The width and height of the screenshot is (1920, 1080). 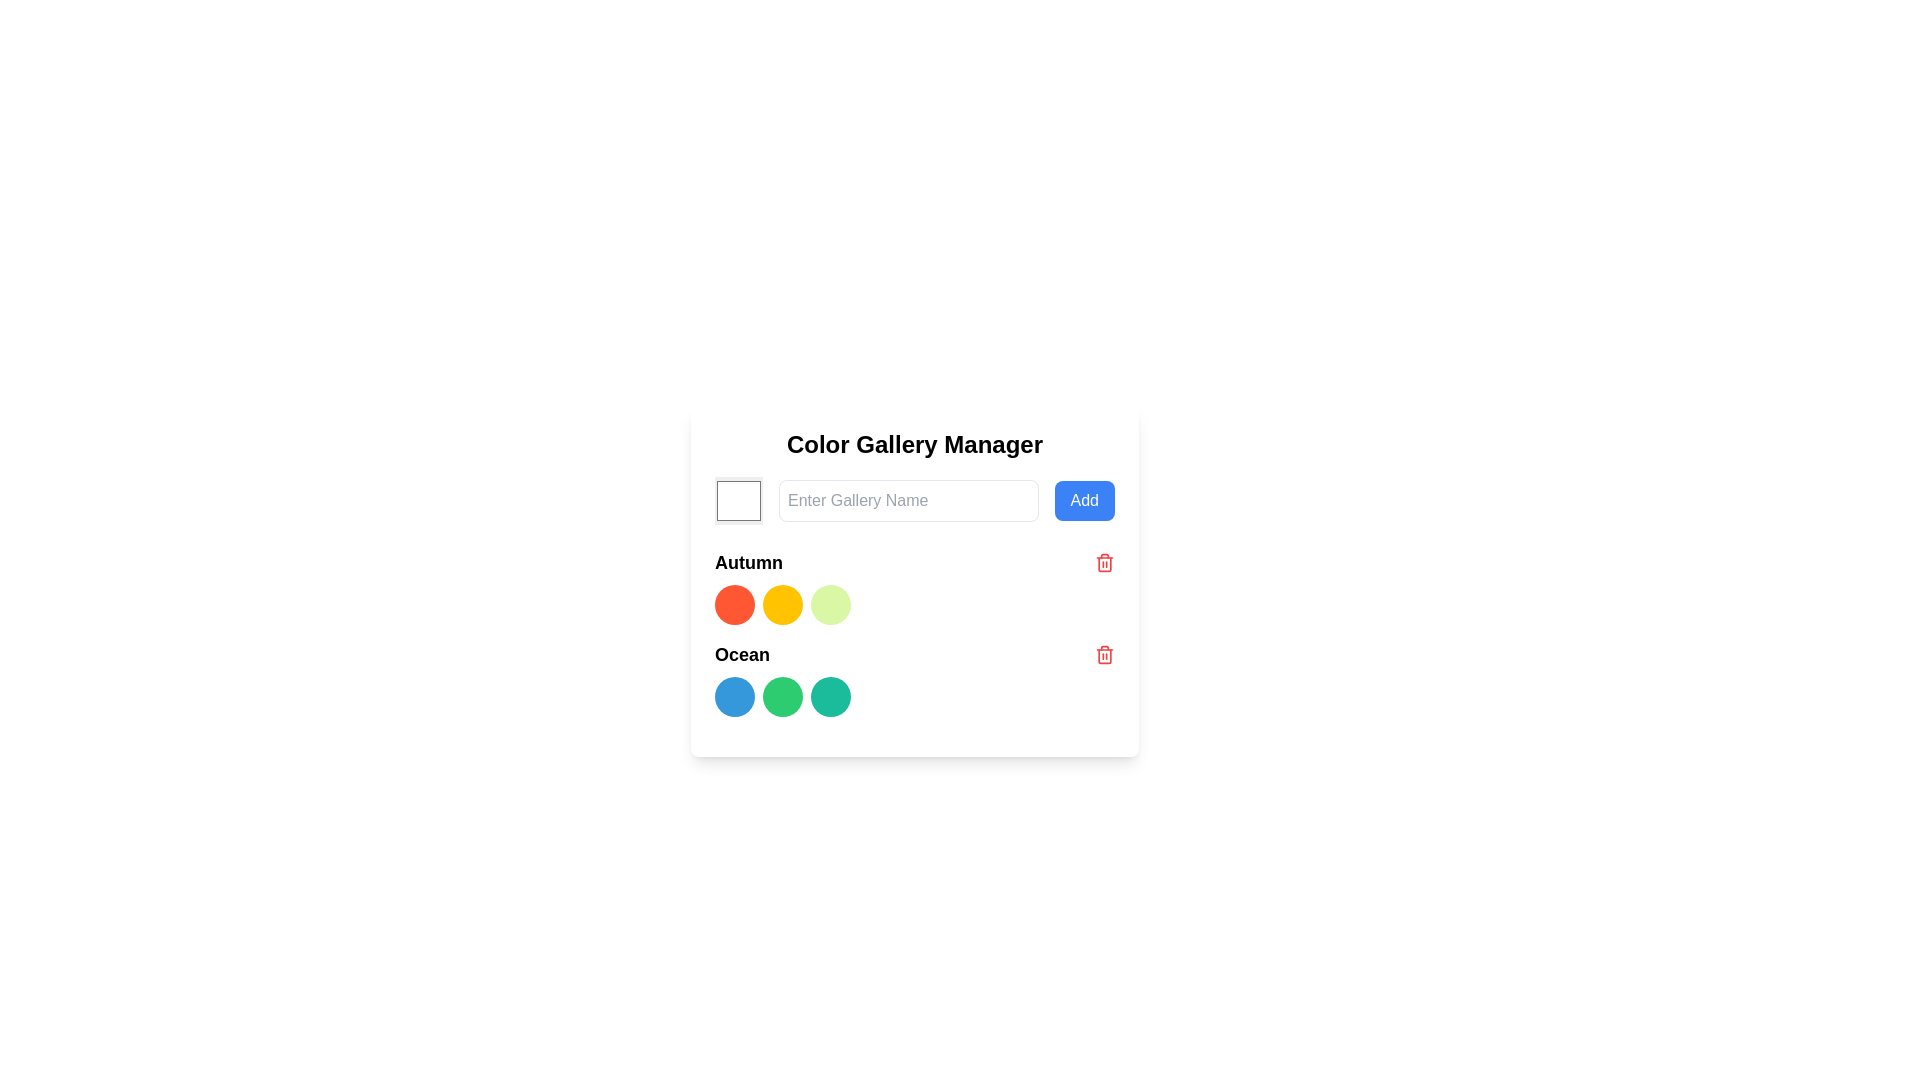 What do you see at coordinates (781, 604) in the screenshot?
I see `the second circular color indicator in the Autumn section, which visually represents a color option or category` at bounding box center [781, 604].